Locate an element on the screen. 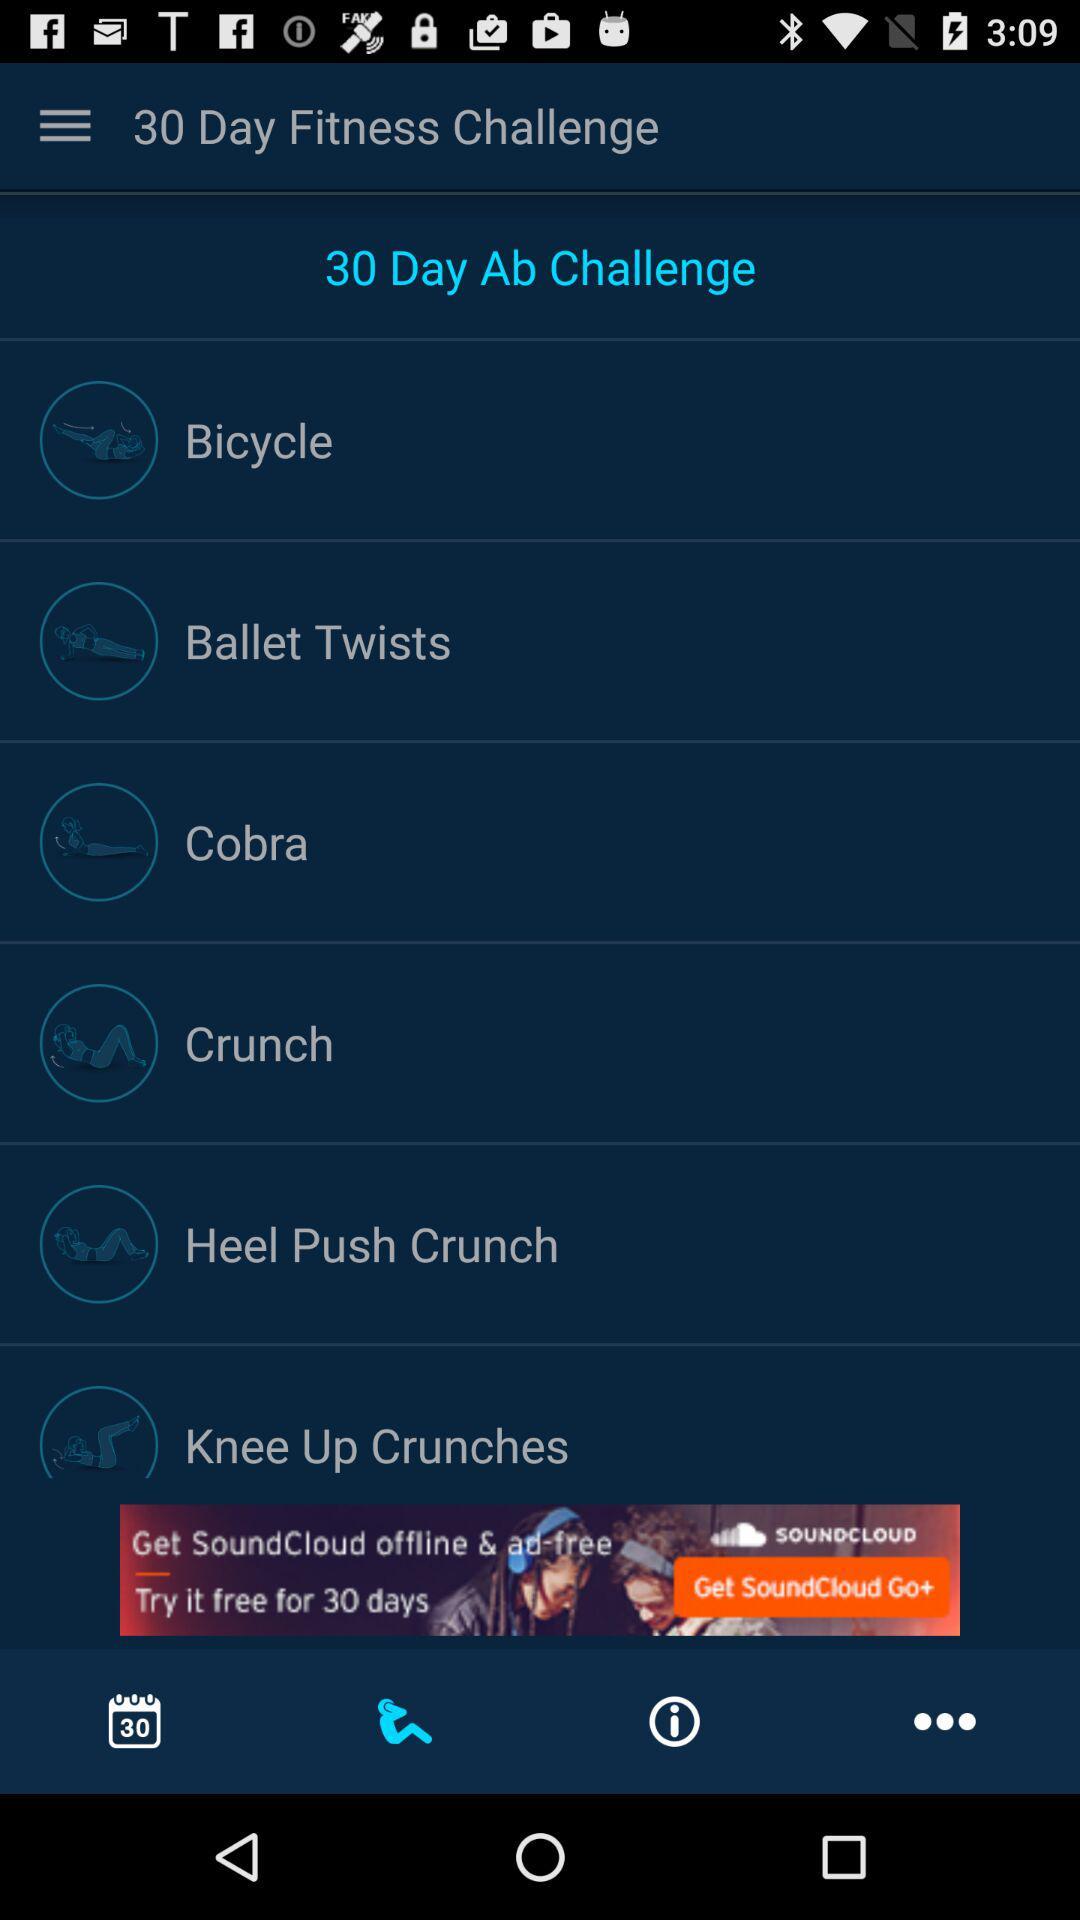  the icon which is before crunch is located at coordinates (99, 1042).